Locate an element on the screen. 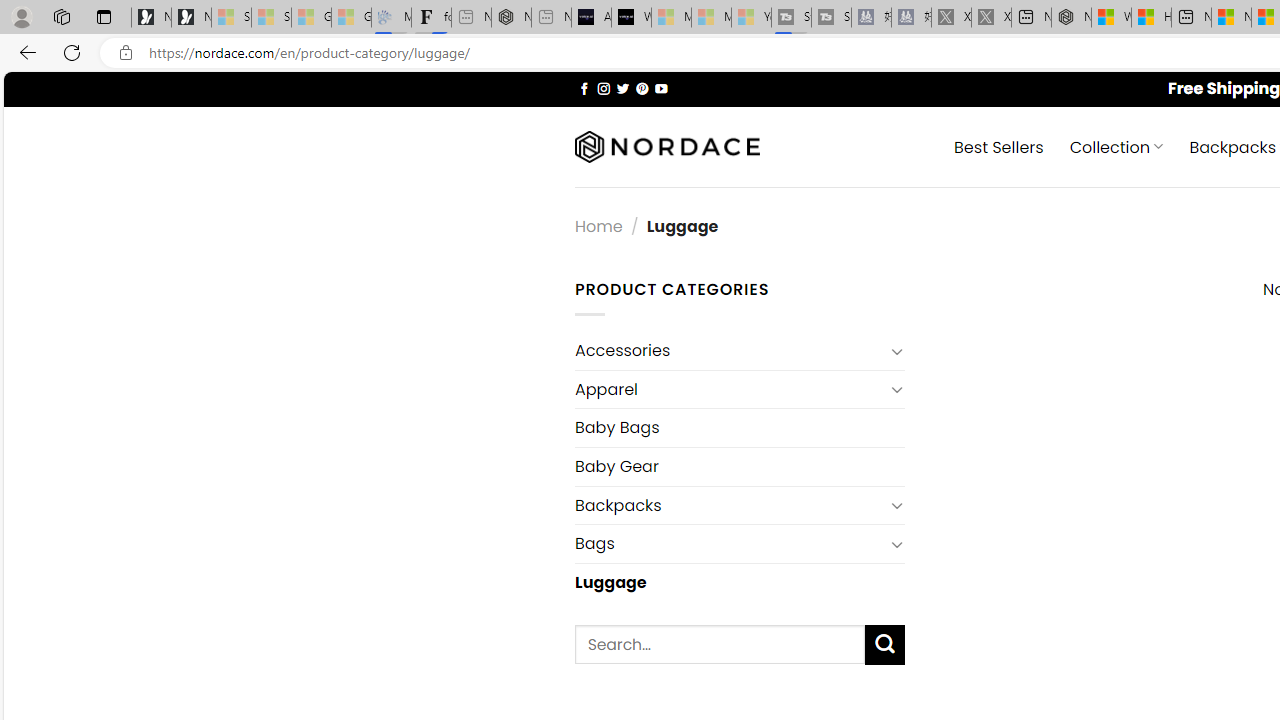  'Personal Profile' is located at coordinates (21, 16).